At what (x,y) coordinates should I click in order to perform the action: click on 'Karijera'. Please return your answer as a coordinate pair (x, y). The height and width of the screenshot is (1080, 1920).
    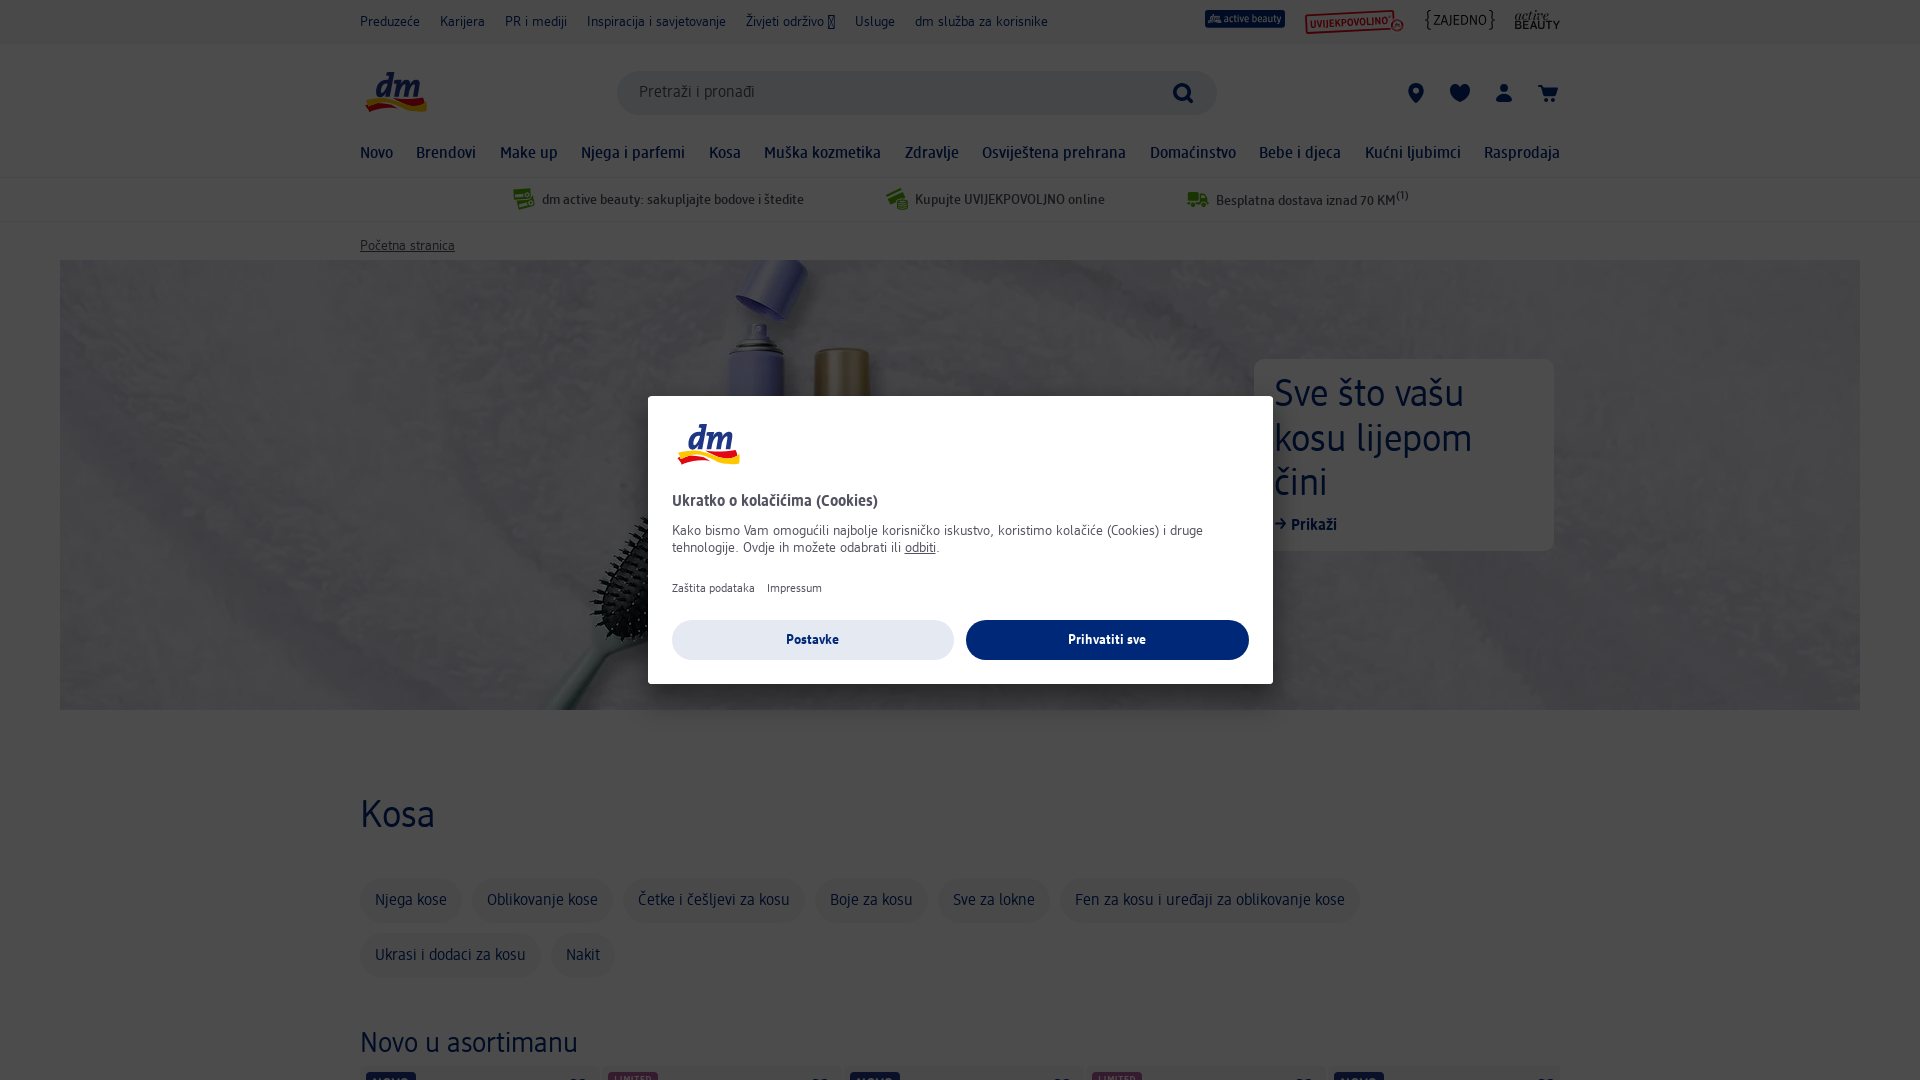
    Looking at the image, I should click on (453, 22).